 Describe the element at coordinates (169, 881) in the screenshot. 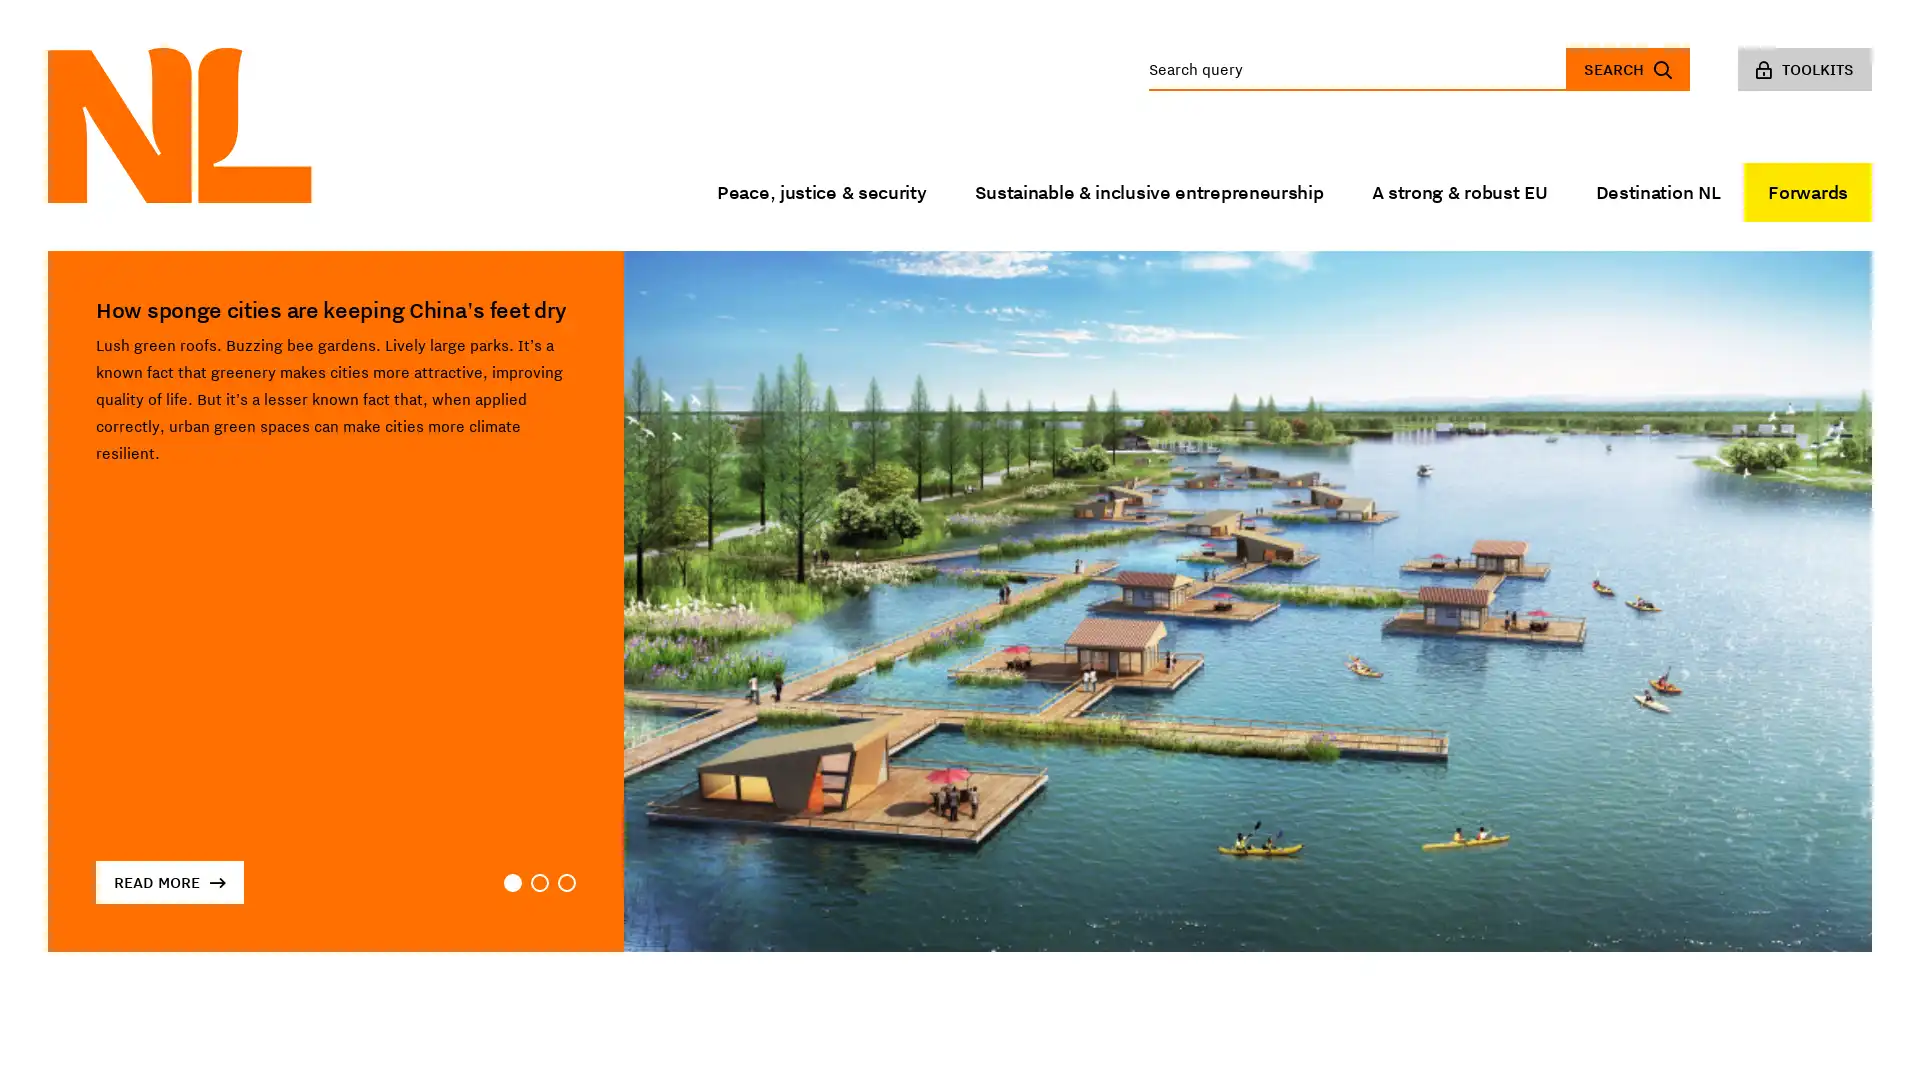

I see `READ MORE` at that location.